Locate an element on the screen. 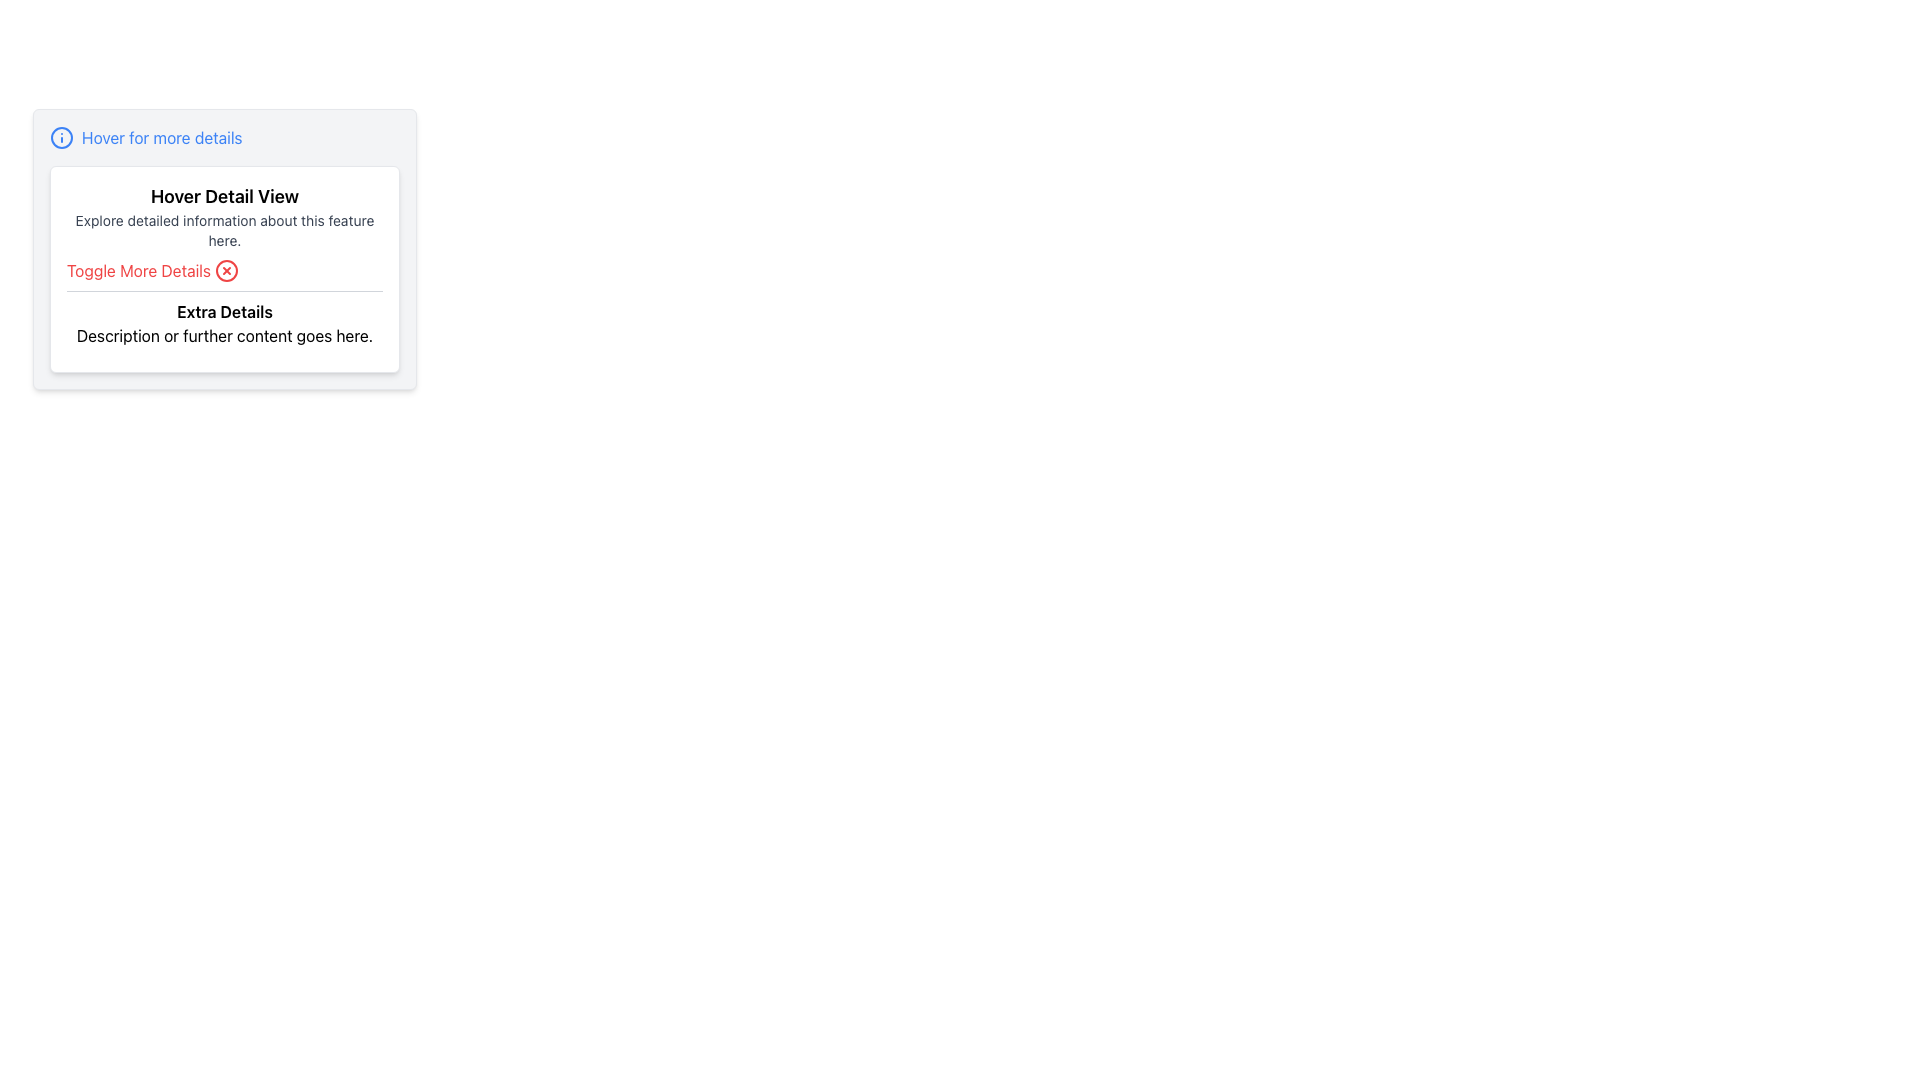  the text element that provides additional explanatory content, positioned directly below 'Extra Details' in the 'Hover Detail View' section is located at coordinates (225, 334).